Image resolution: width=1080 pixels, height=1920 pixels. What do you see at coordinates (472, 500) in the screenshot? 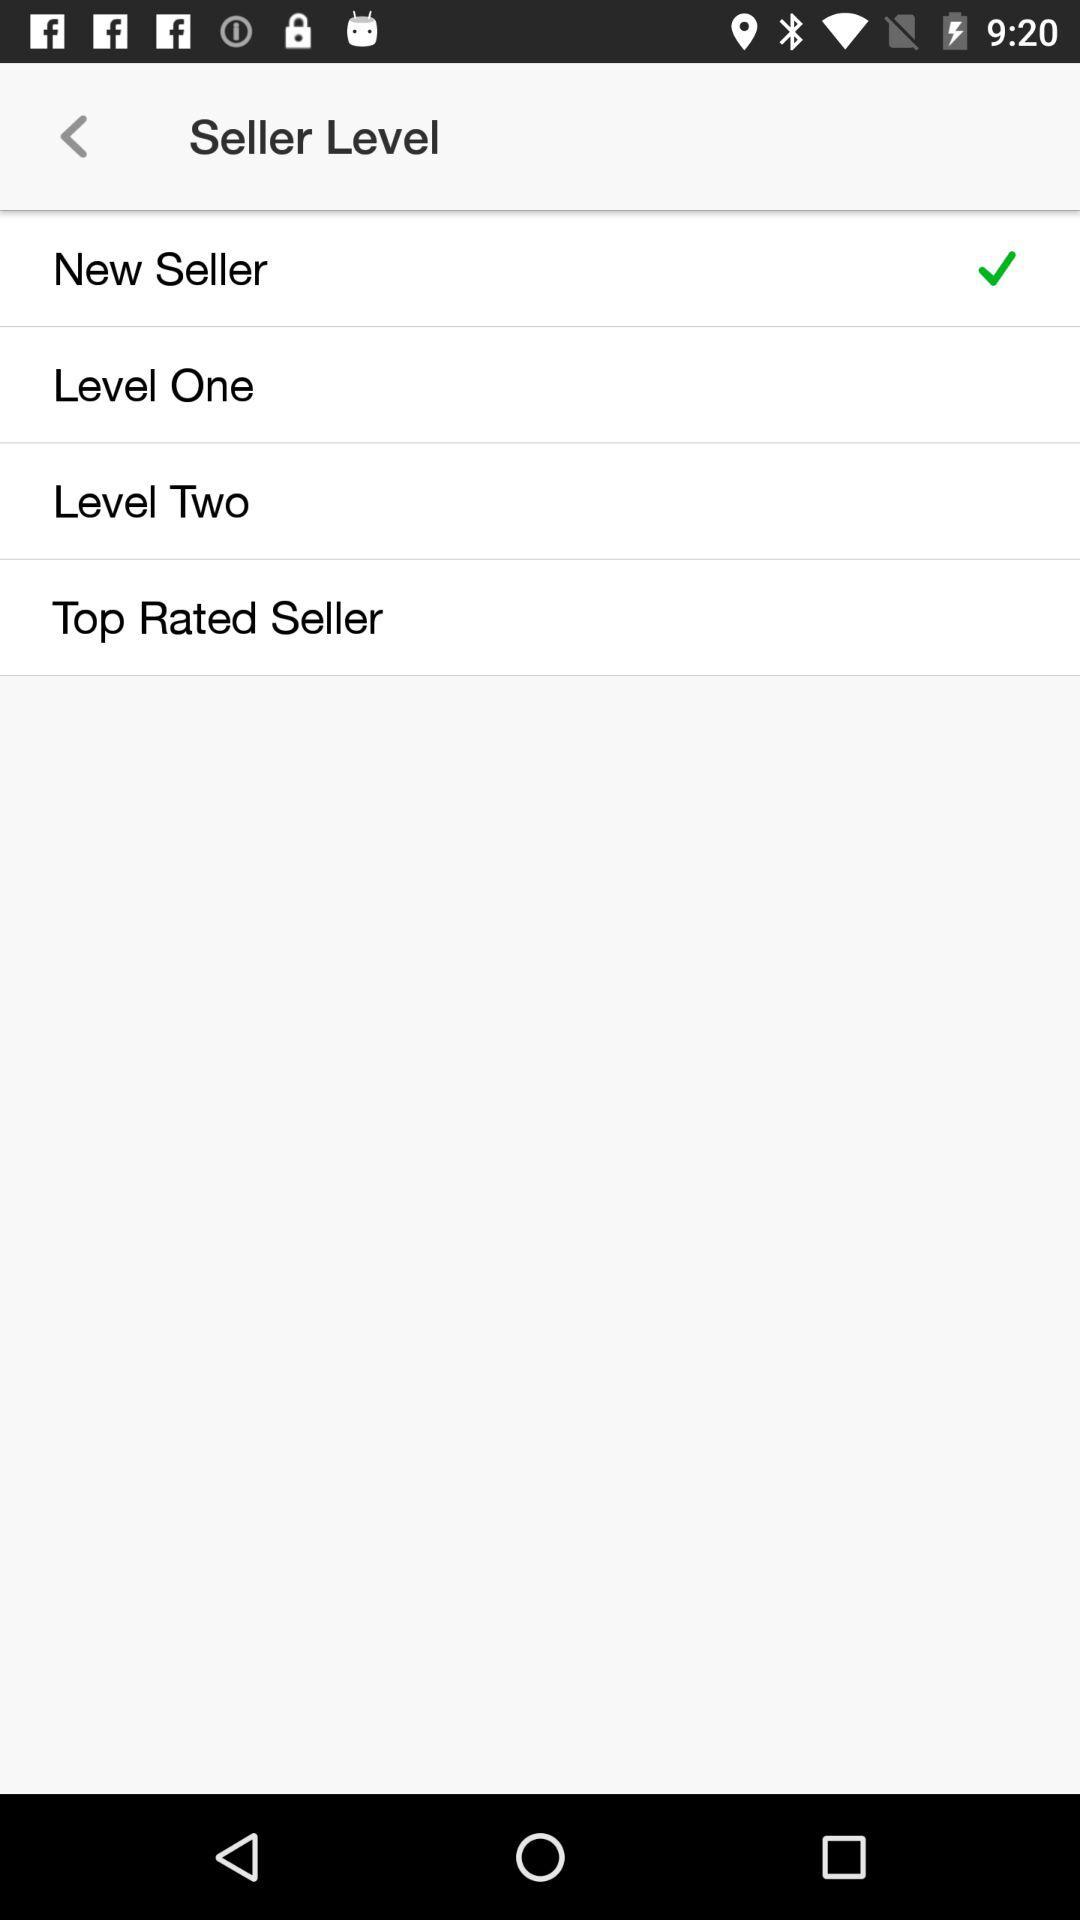
I see `the icon above top rated seller` at bounding box center [472, 500].